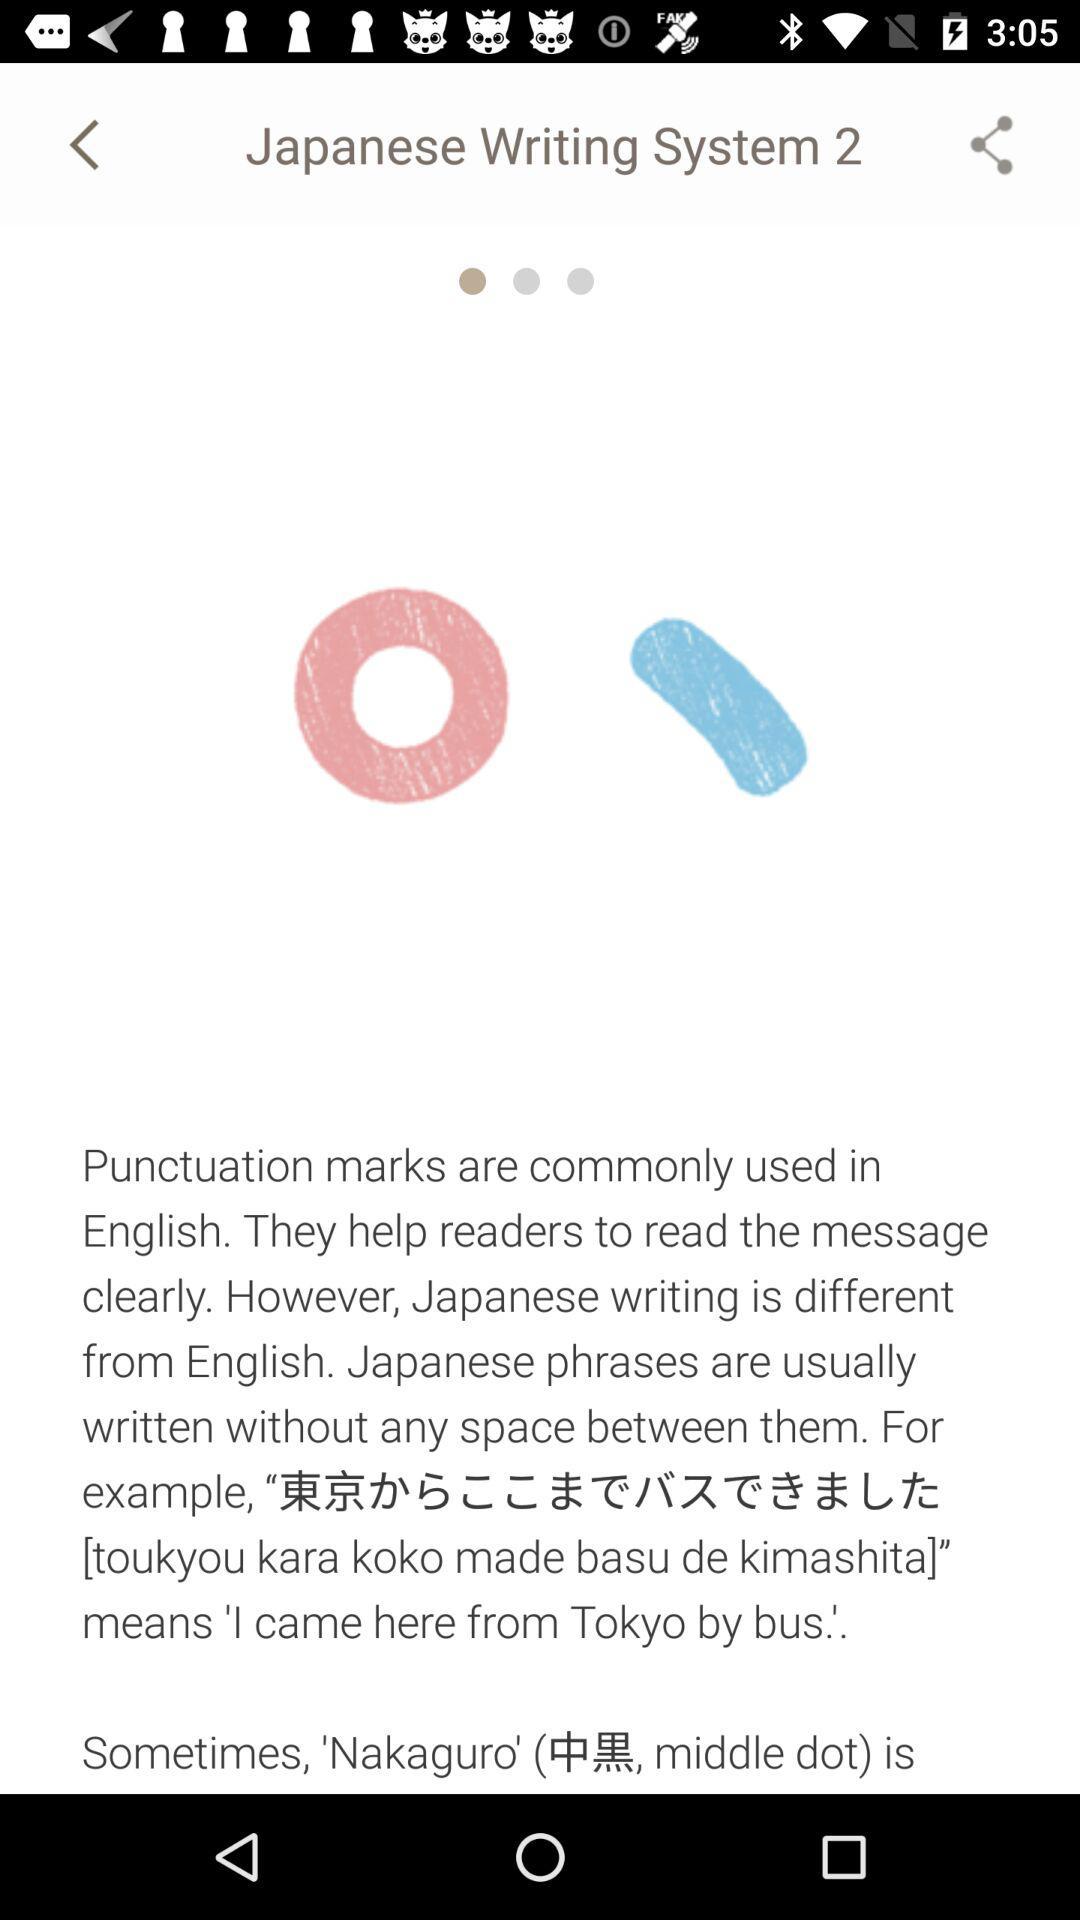 This screenshot has width=1080, height=1920. What do you see at coordinates (472, 280) in the screenshot?
I see `the star icon` at bounding box center [472, 280].